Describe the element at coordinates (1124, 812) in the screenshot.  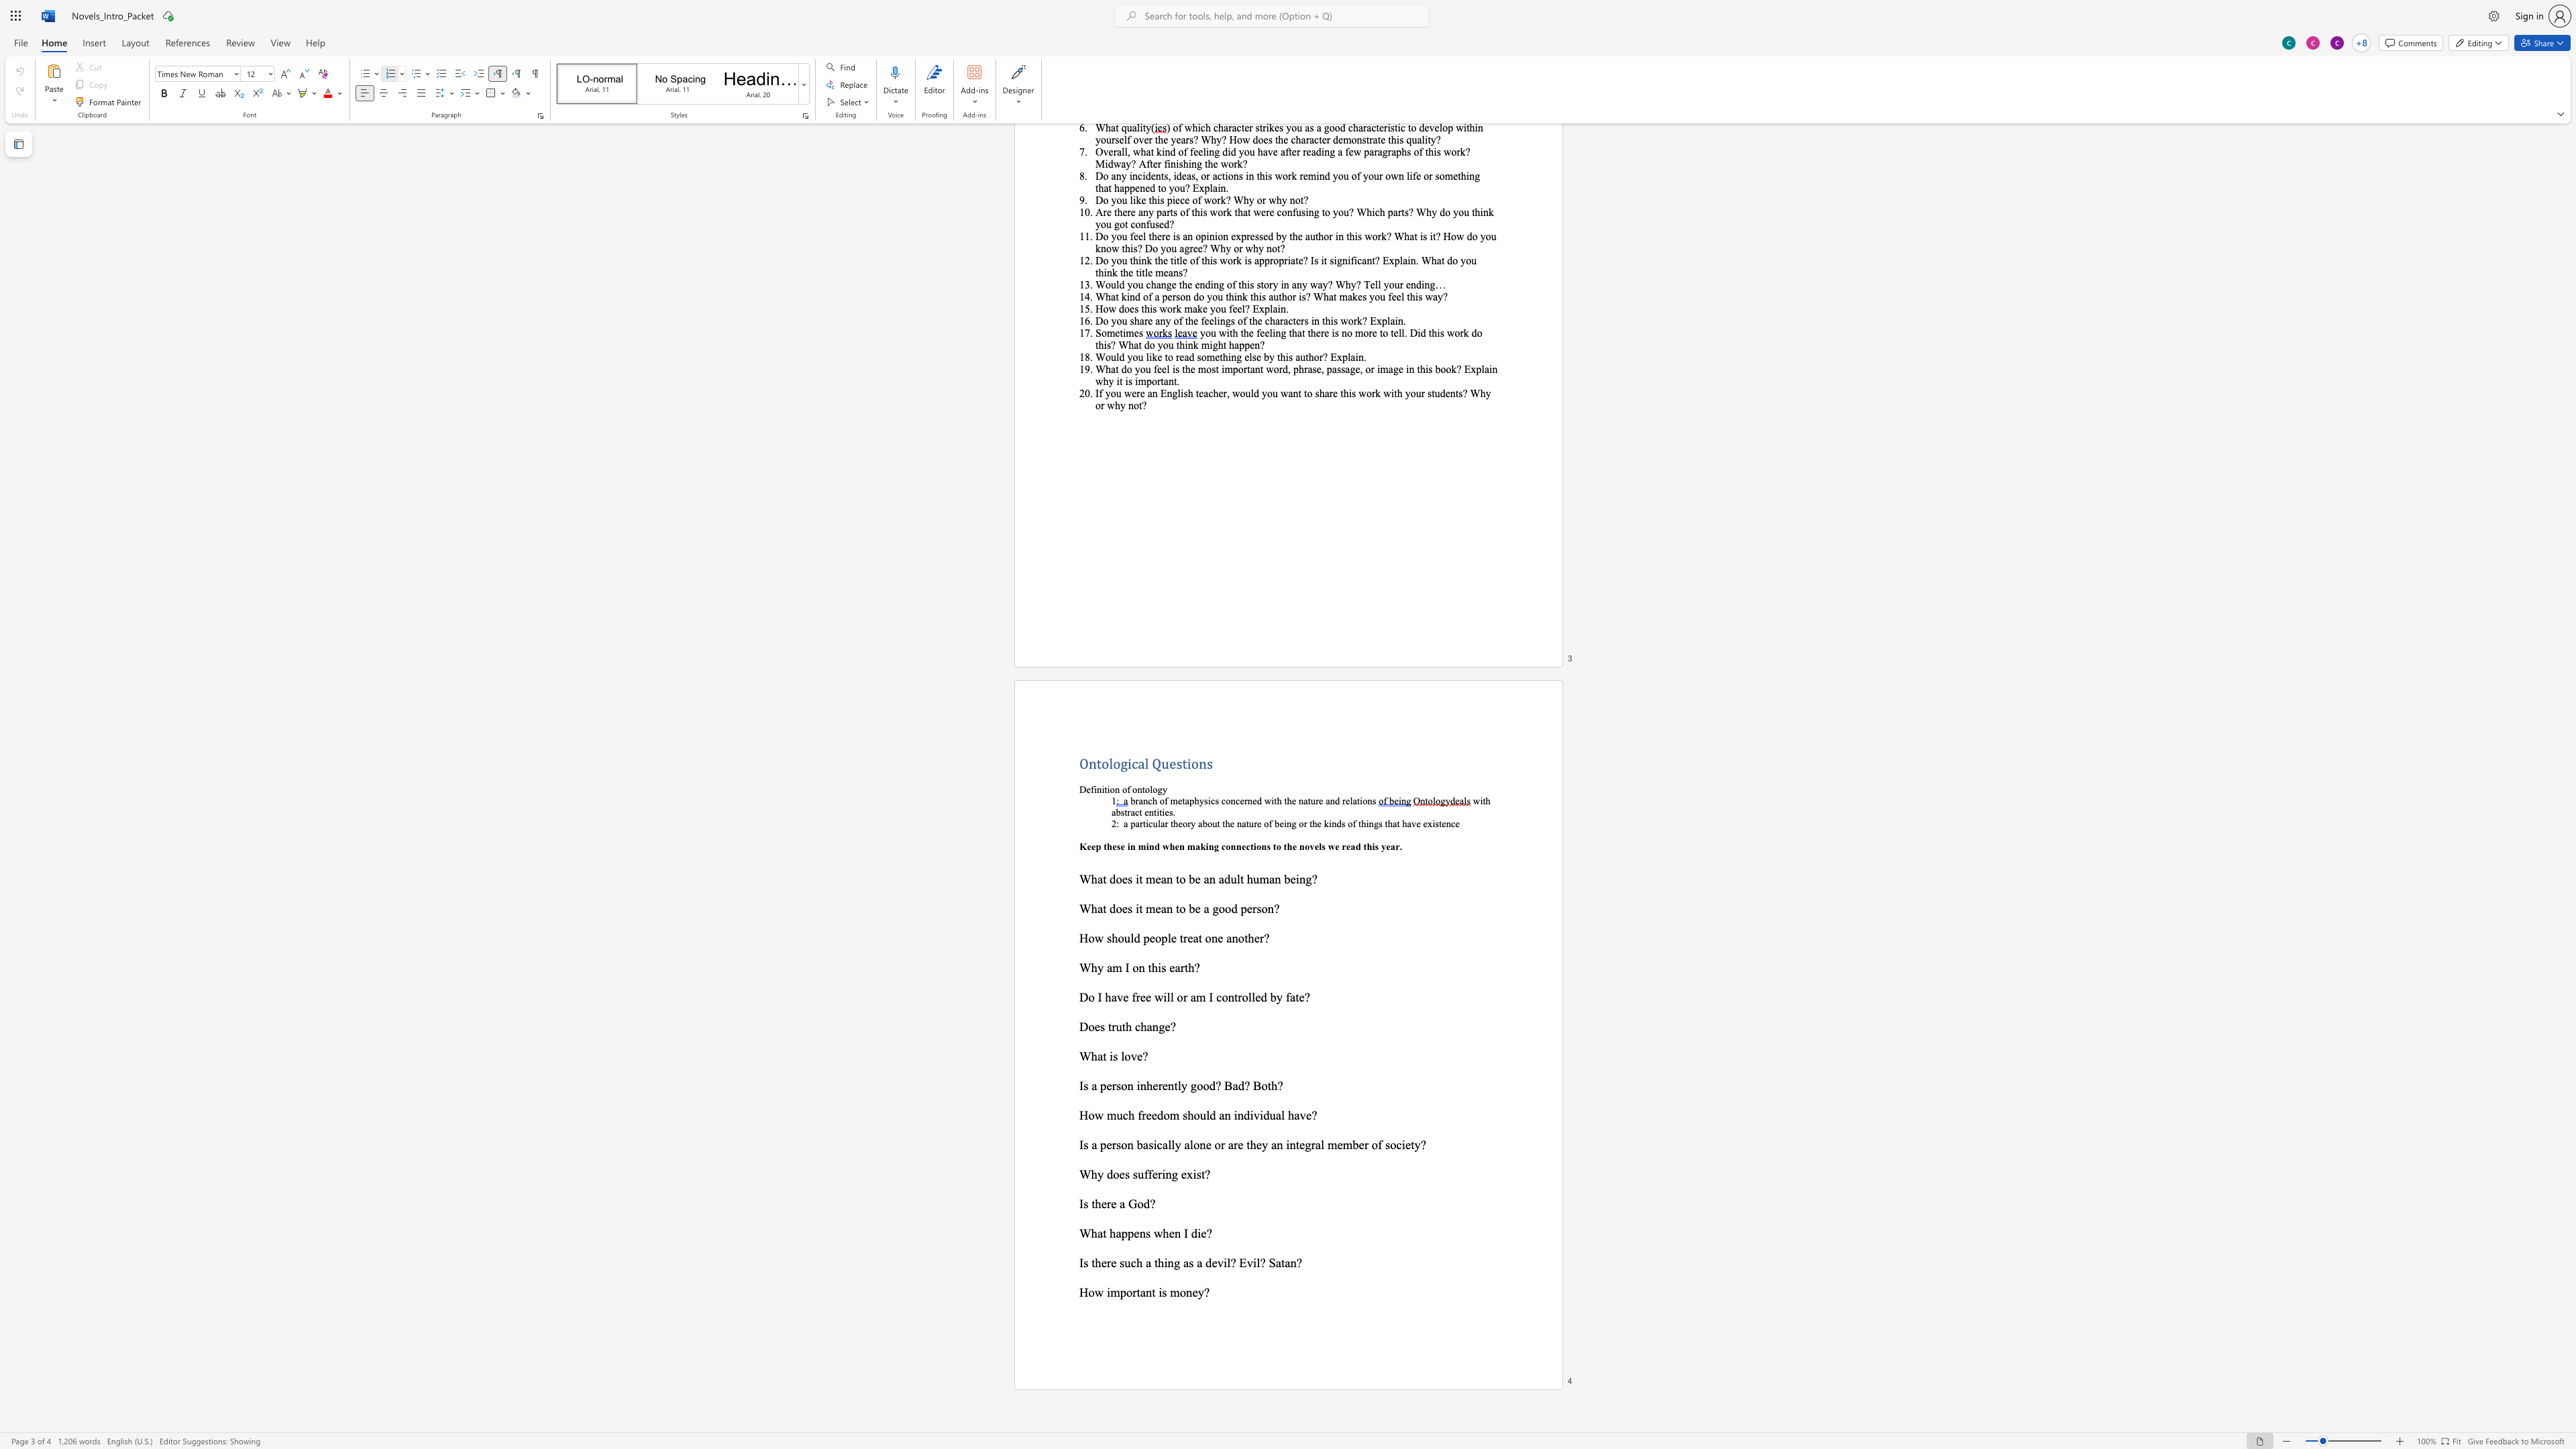
I see `the space between the continuous character "s" and "t" in the text` at that location.